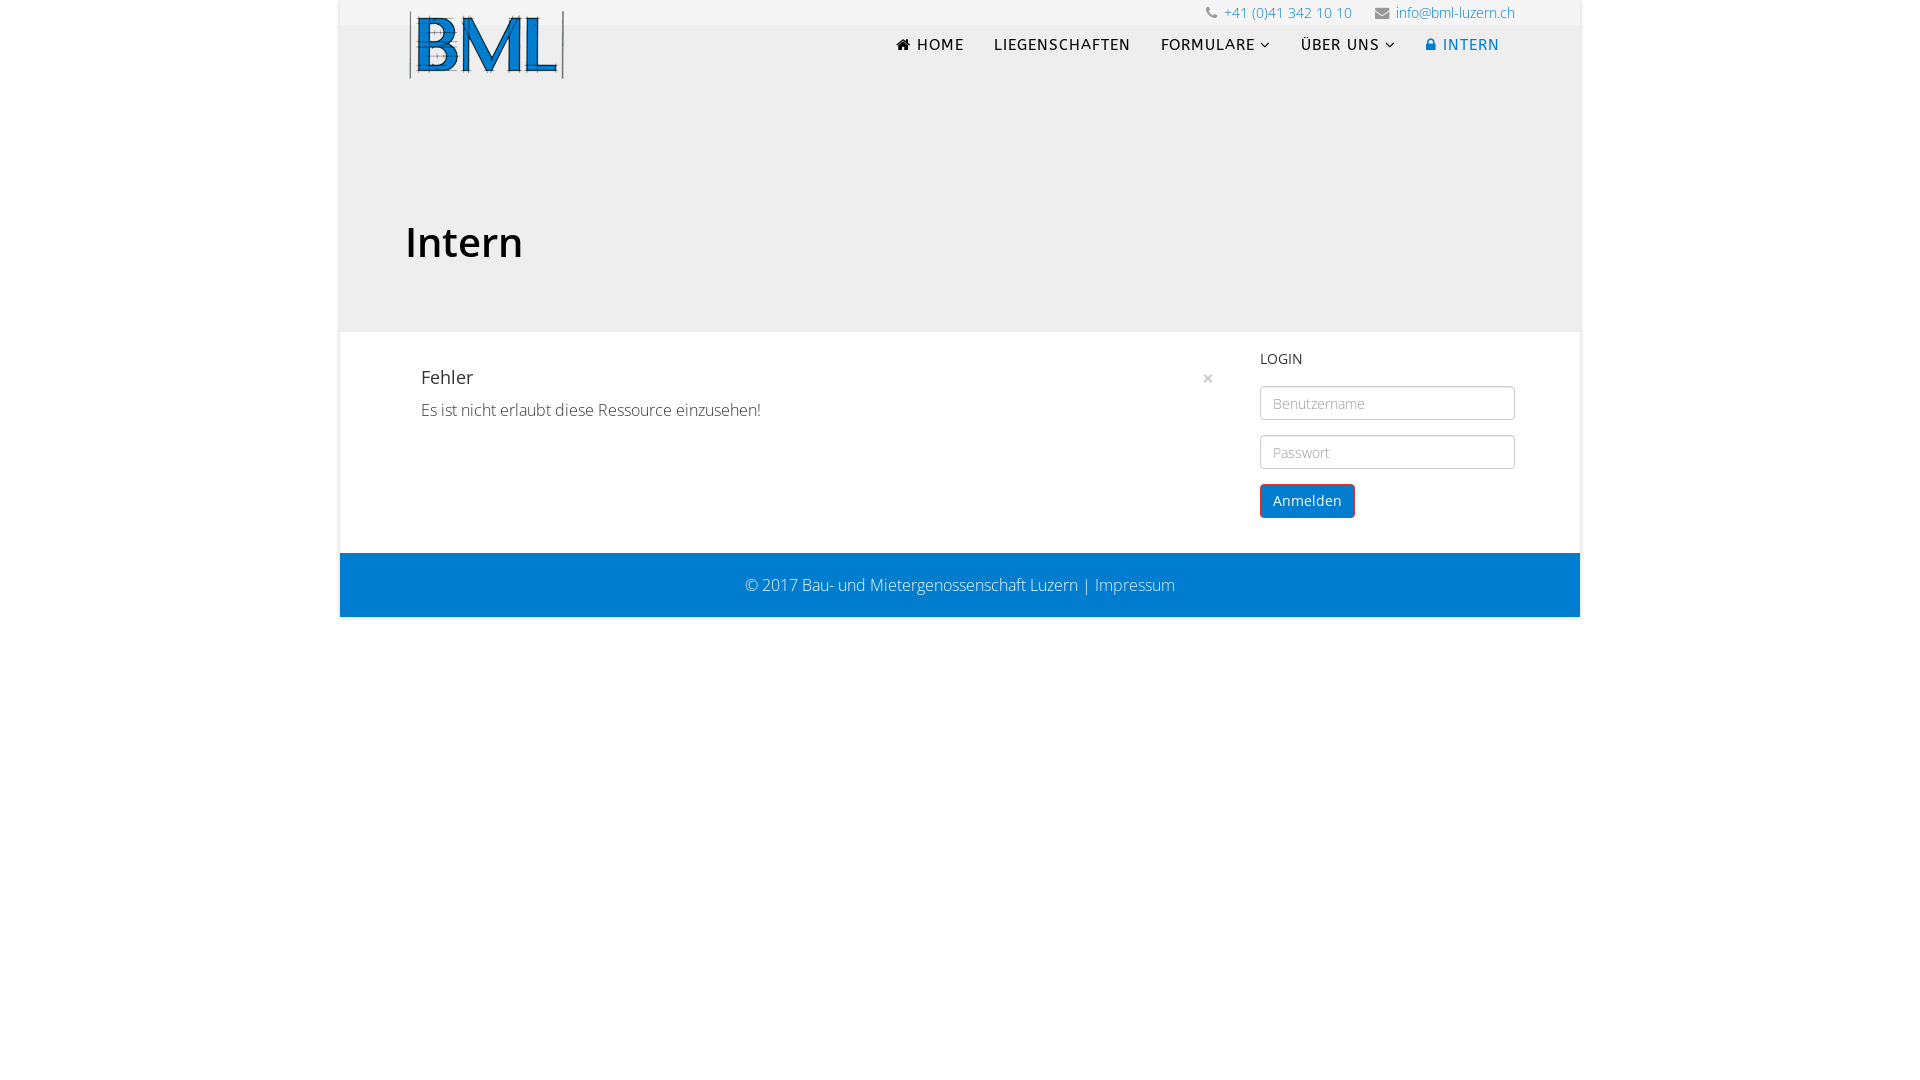  Describe the element at coordinates (1258, 500) in the screenshot. I see `'Anmelden'` at that location.